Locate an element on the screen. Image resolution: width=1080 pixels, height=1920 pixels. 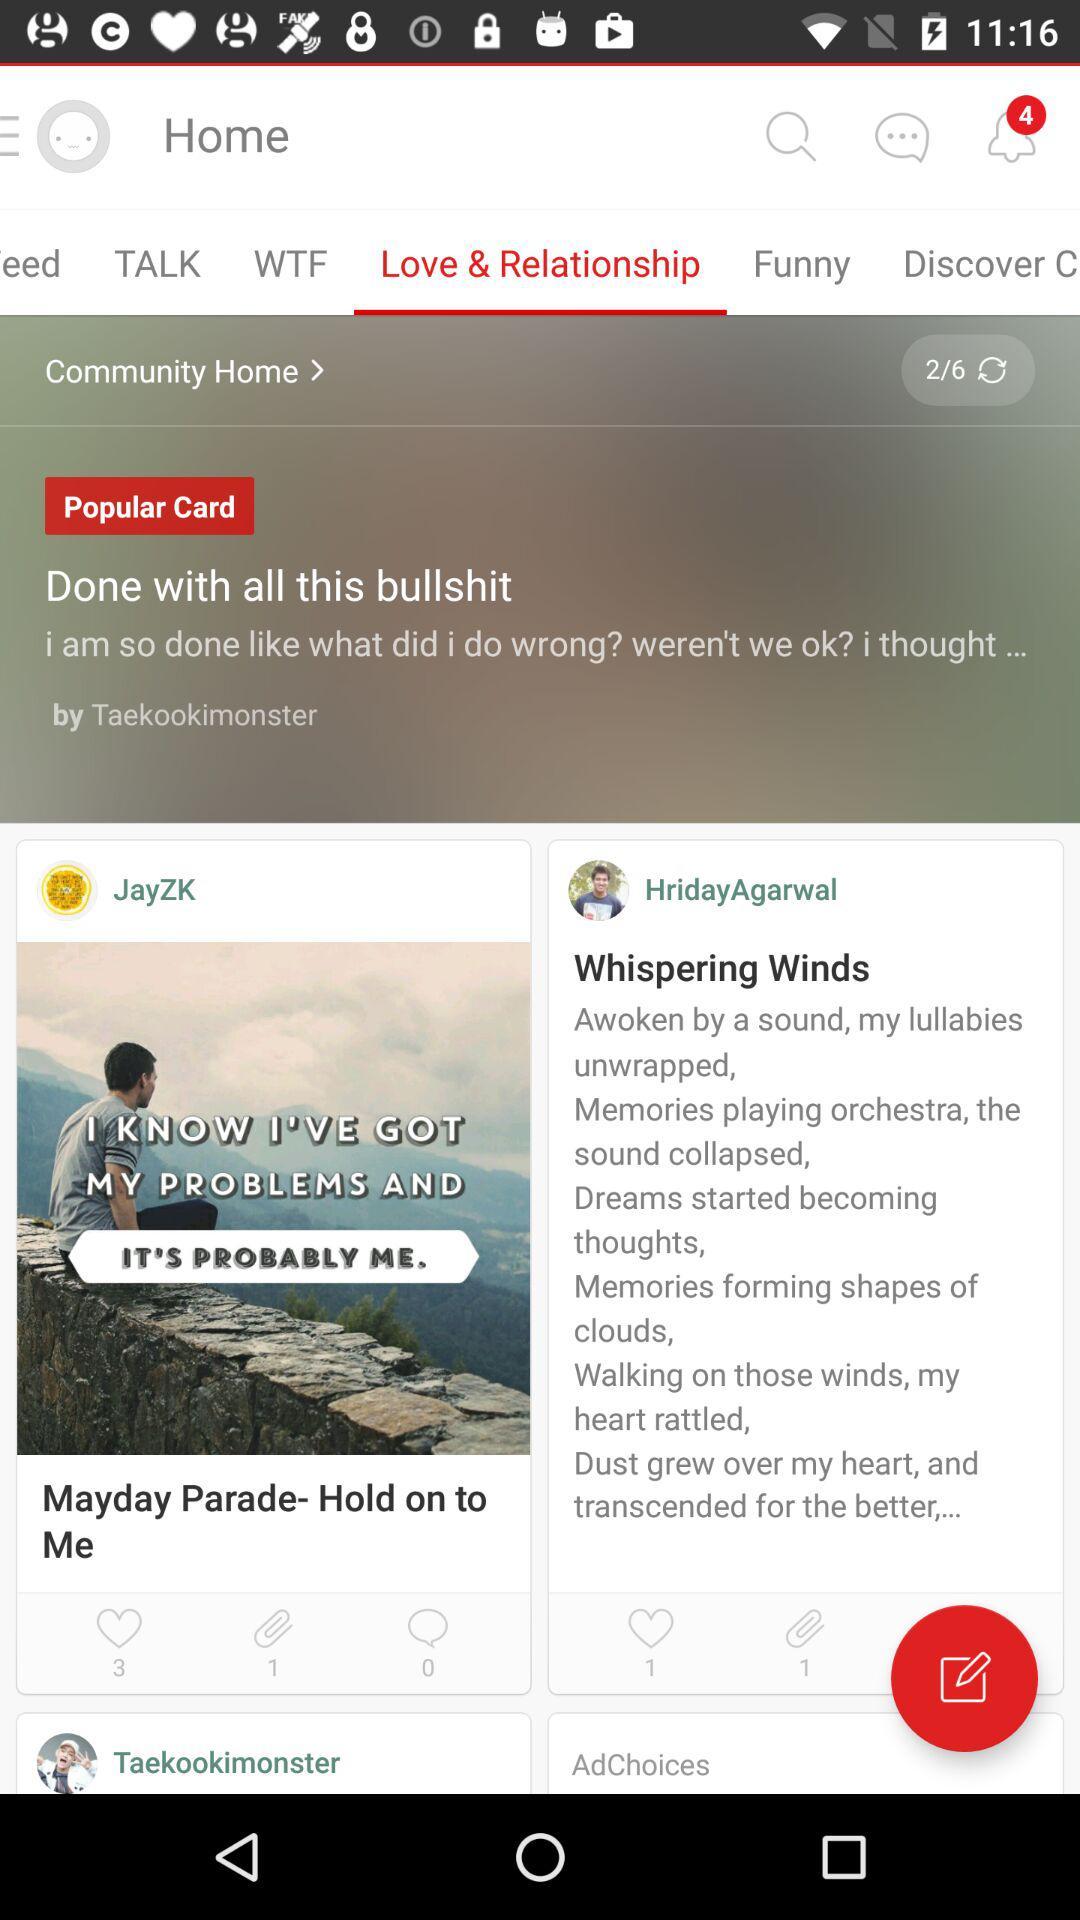
write is located at coordinates (963, 1678).